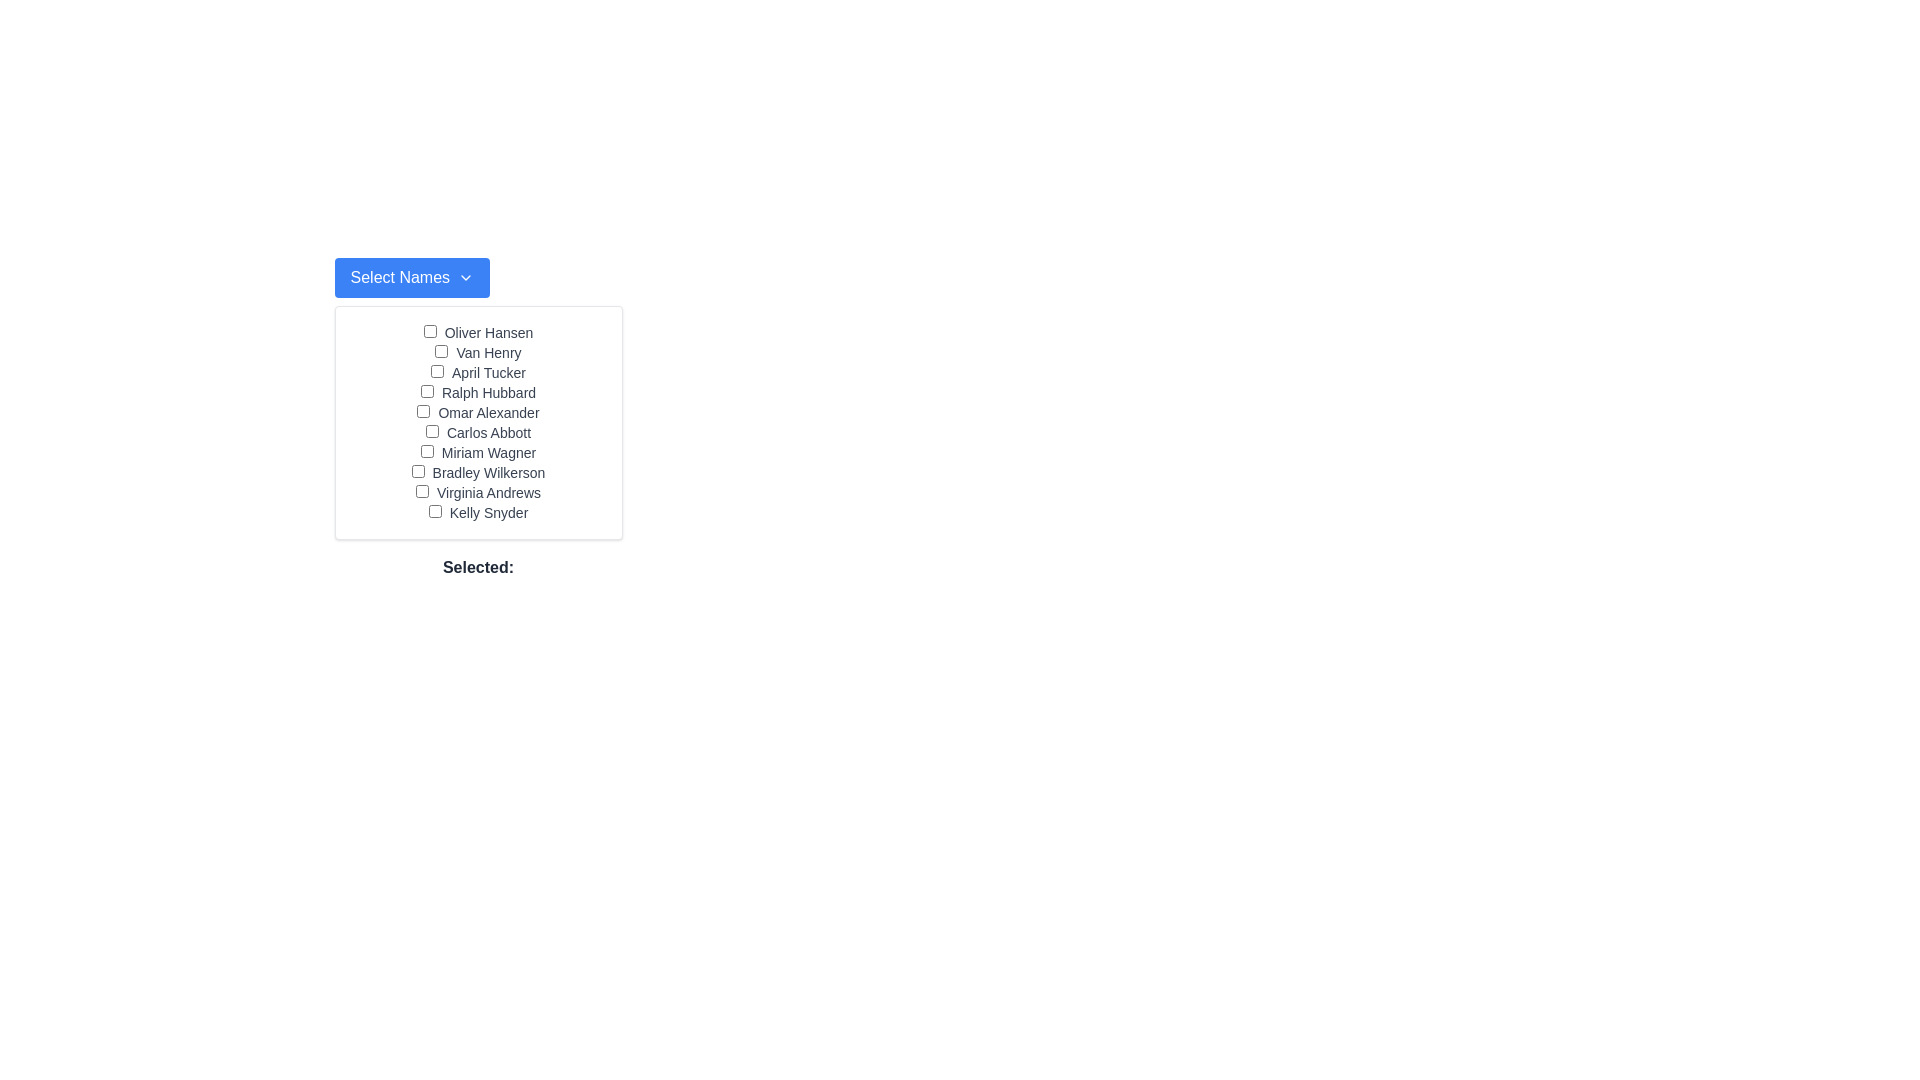 The width and height of the screenshot is (1920, 1080). I want to click on the checkbox labeled 'Virginia Andrews' to focus or highlight it, so click(421, 491).